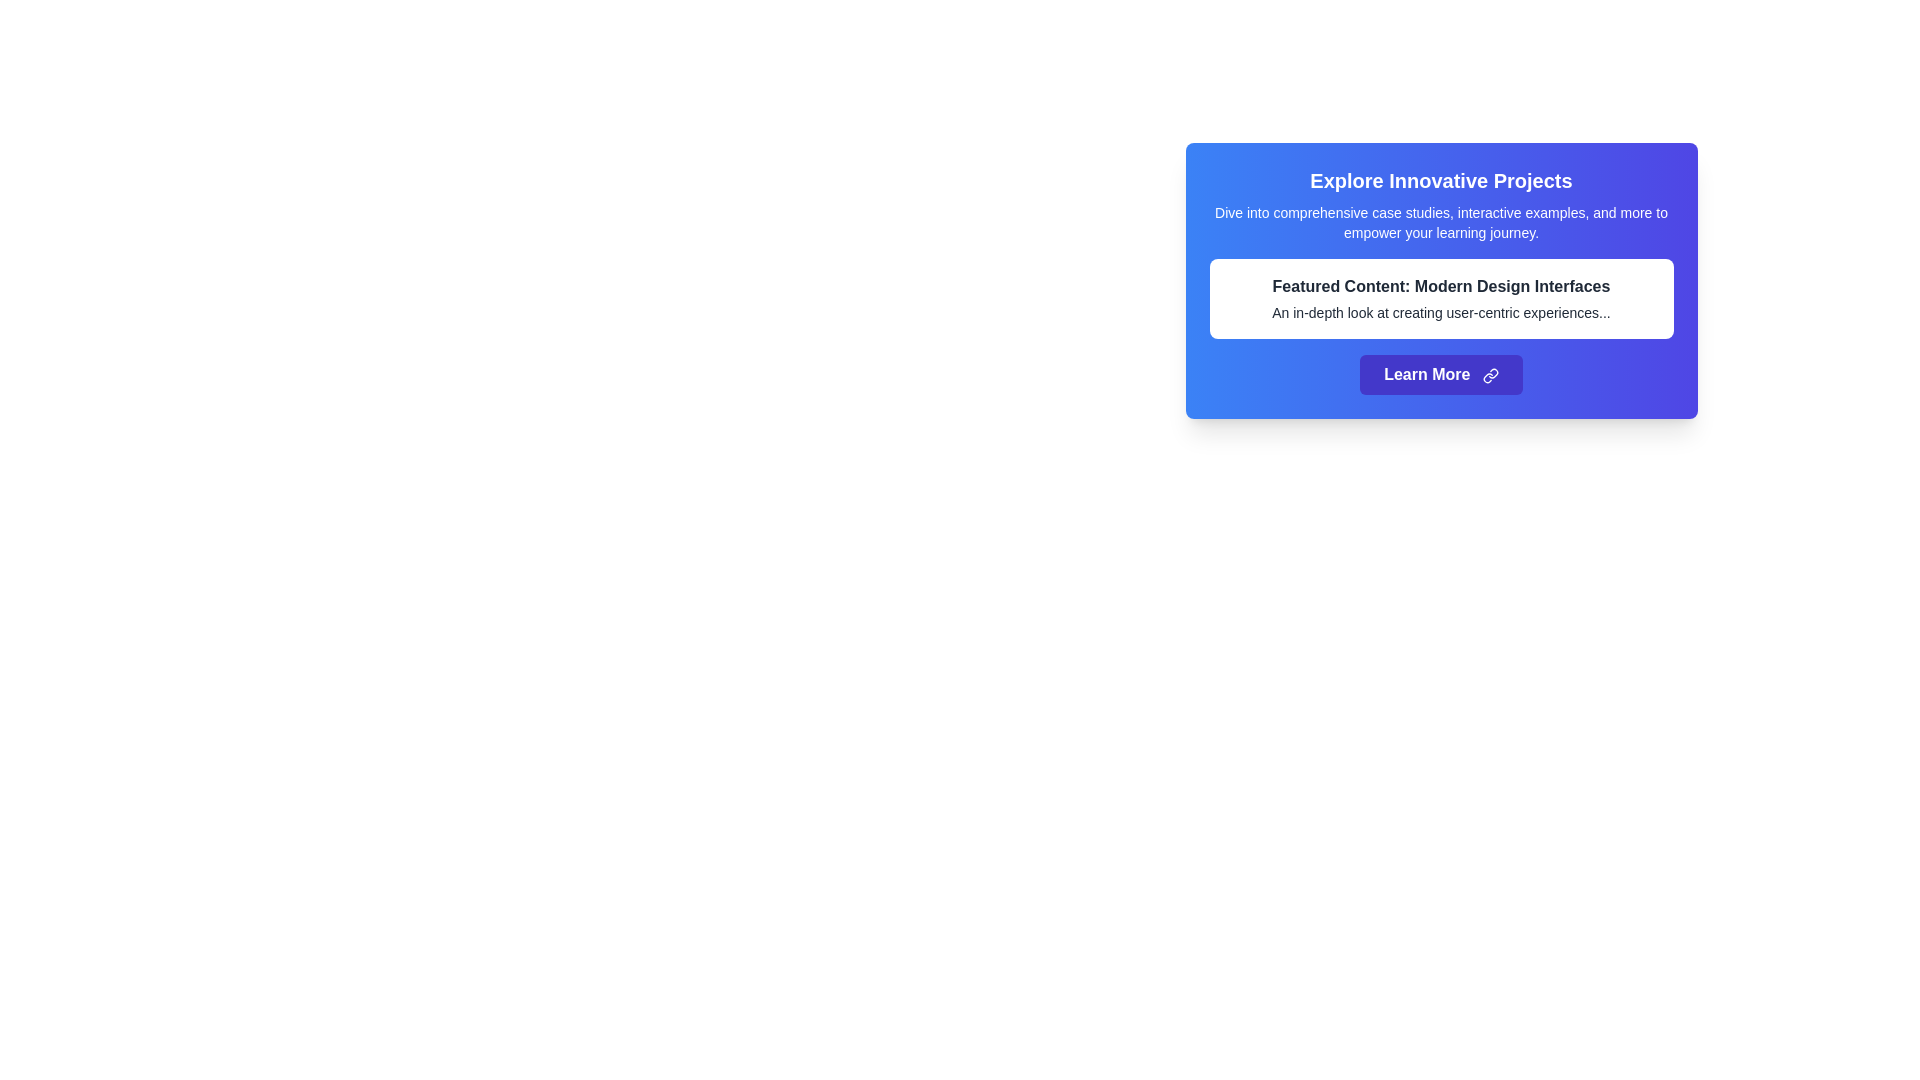 The image size is (1920, 1080). I want to click on the SVG icon styled with 'lucide-link' class located next to the 'Learn More' button, so click(1489, 374).